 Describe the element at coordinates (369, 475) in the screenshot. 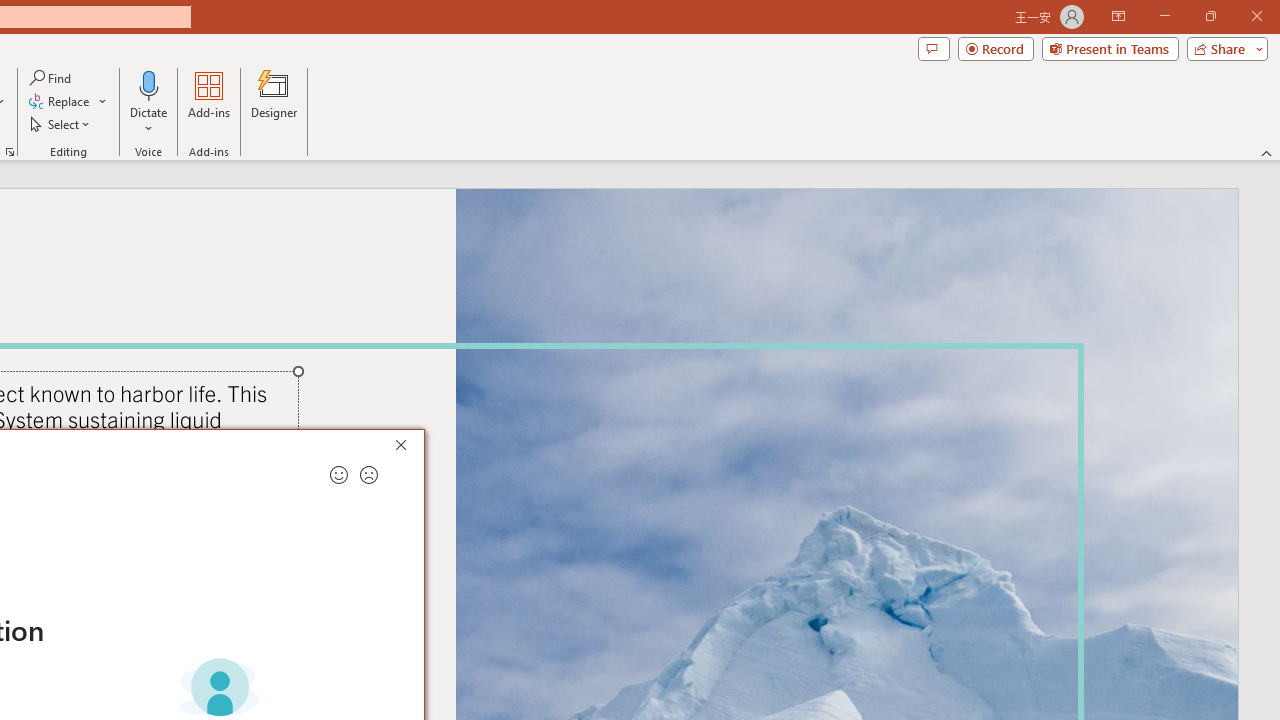

I see `'Send a frown for feedback'` at that location.